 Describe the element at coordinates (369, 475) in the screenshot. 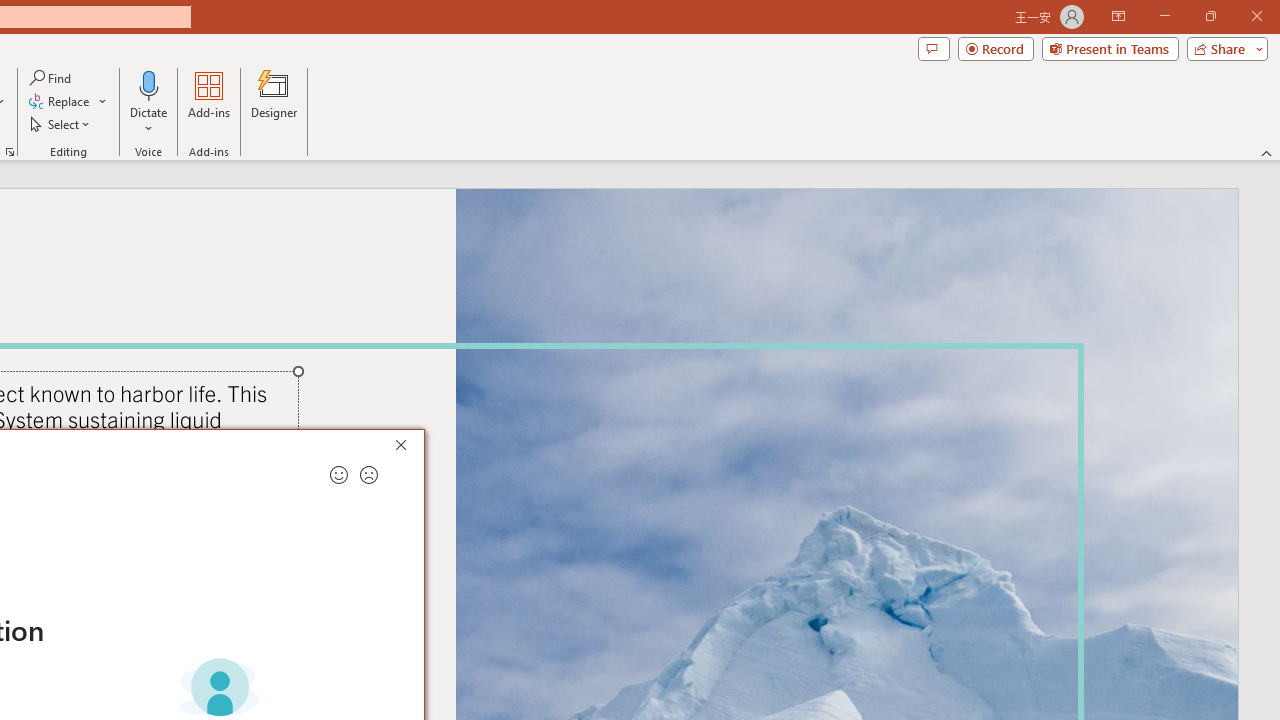

I see `'Send a frown for feedback'` at that location.